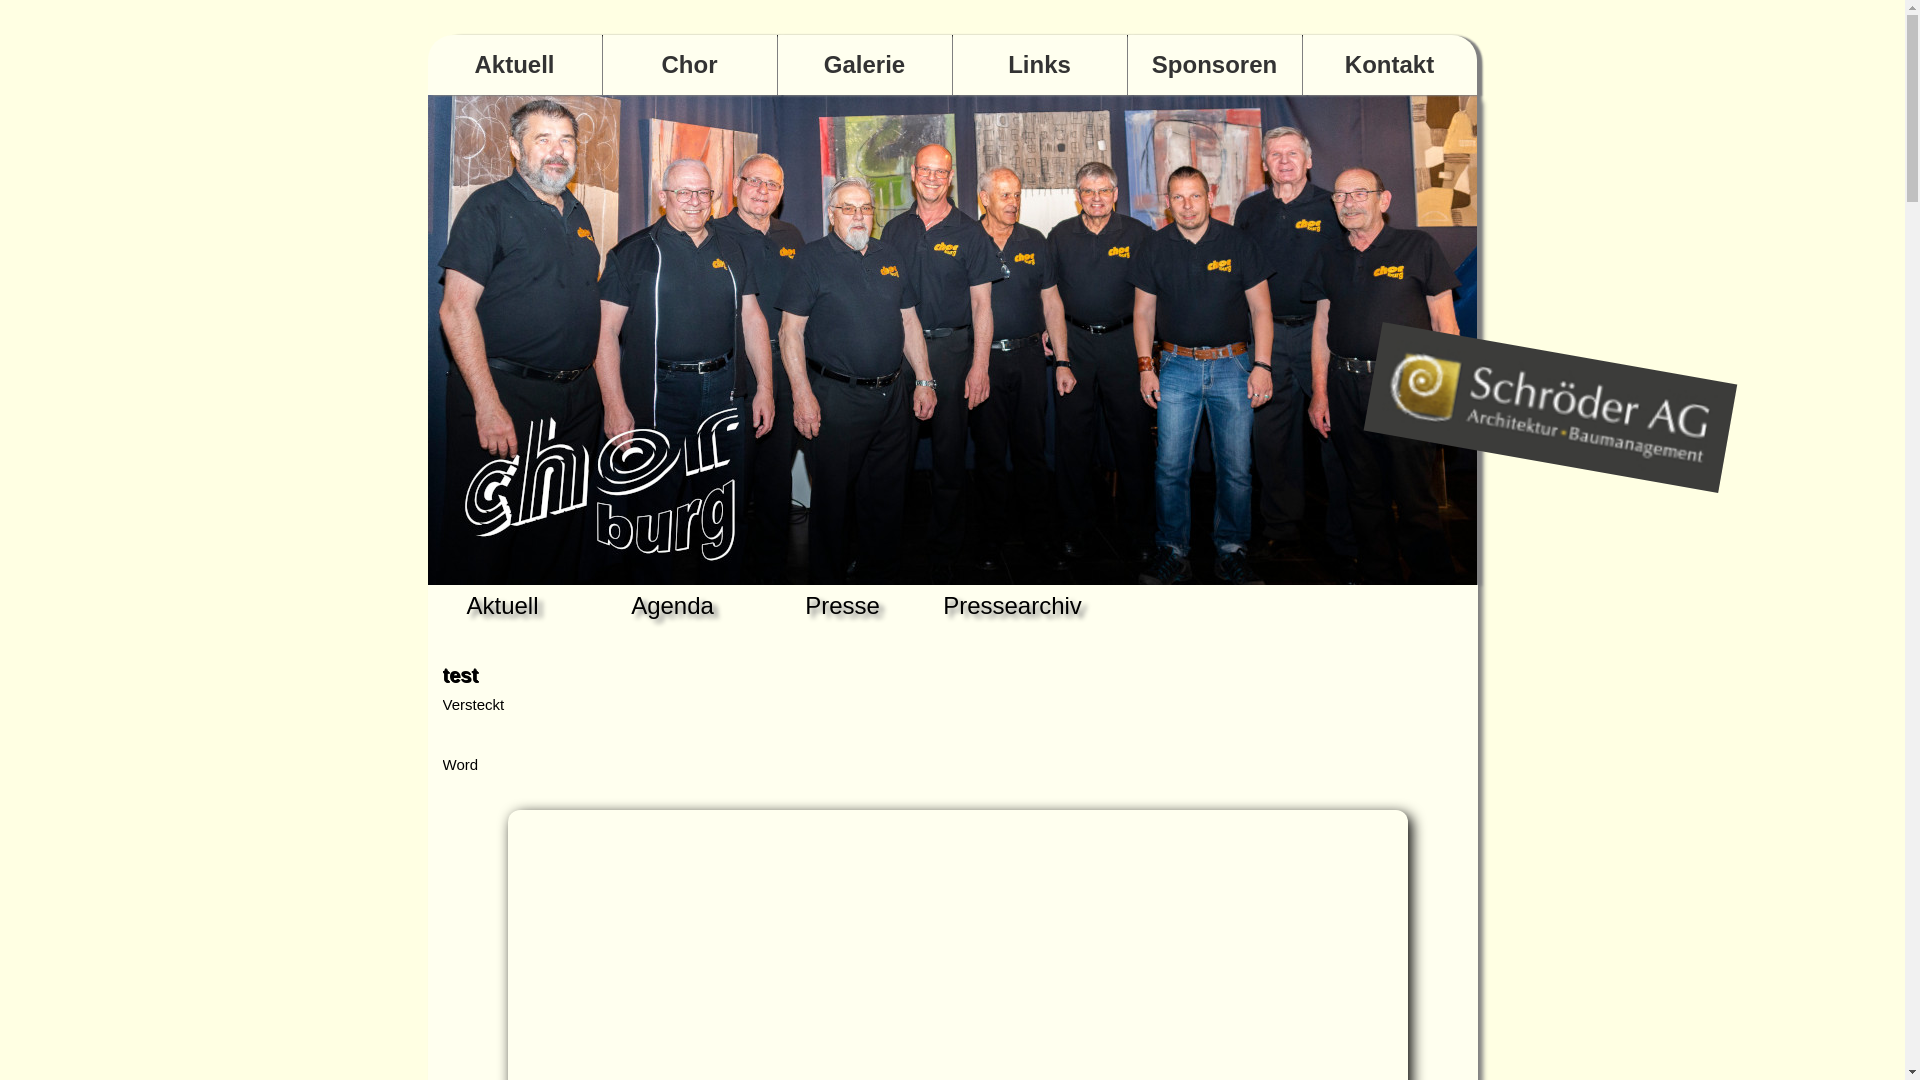  I want to click on 'Presse', so click(842, 604).